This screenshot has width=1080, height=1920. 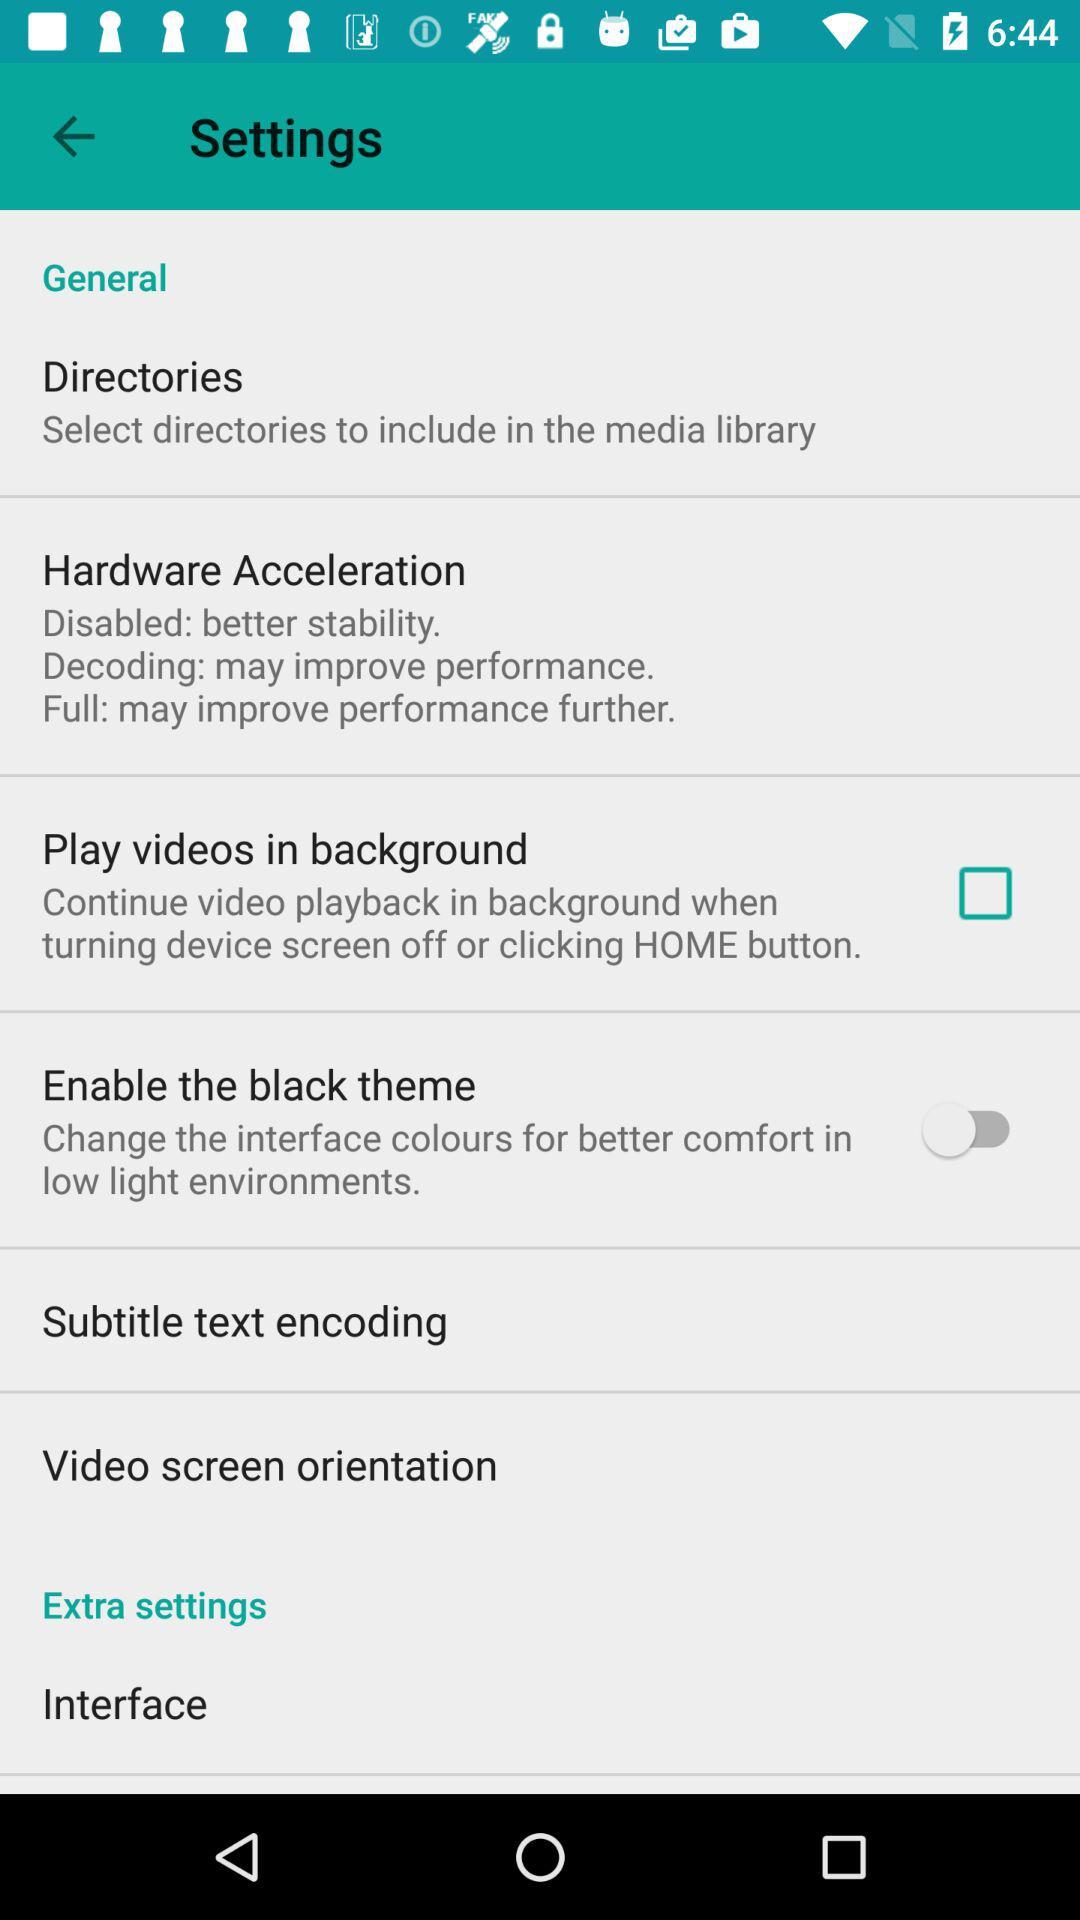 I want to click on the subtitle text encoding app, so click(x=243, y=1320).